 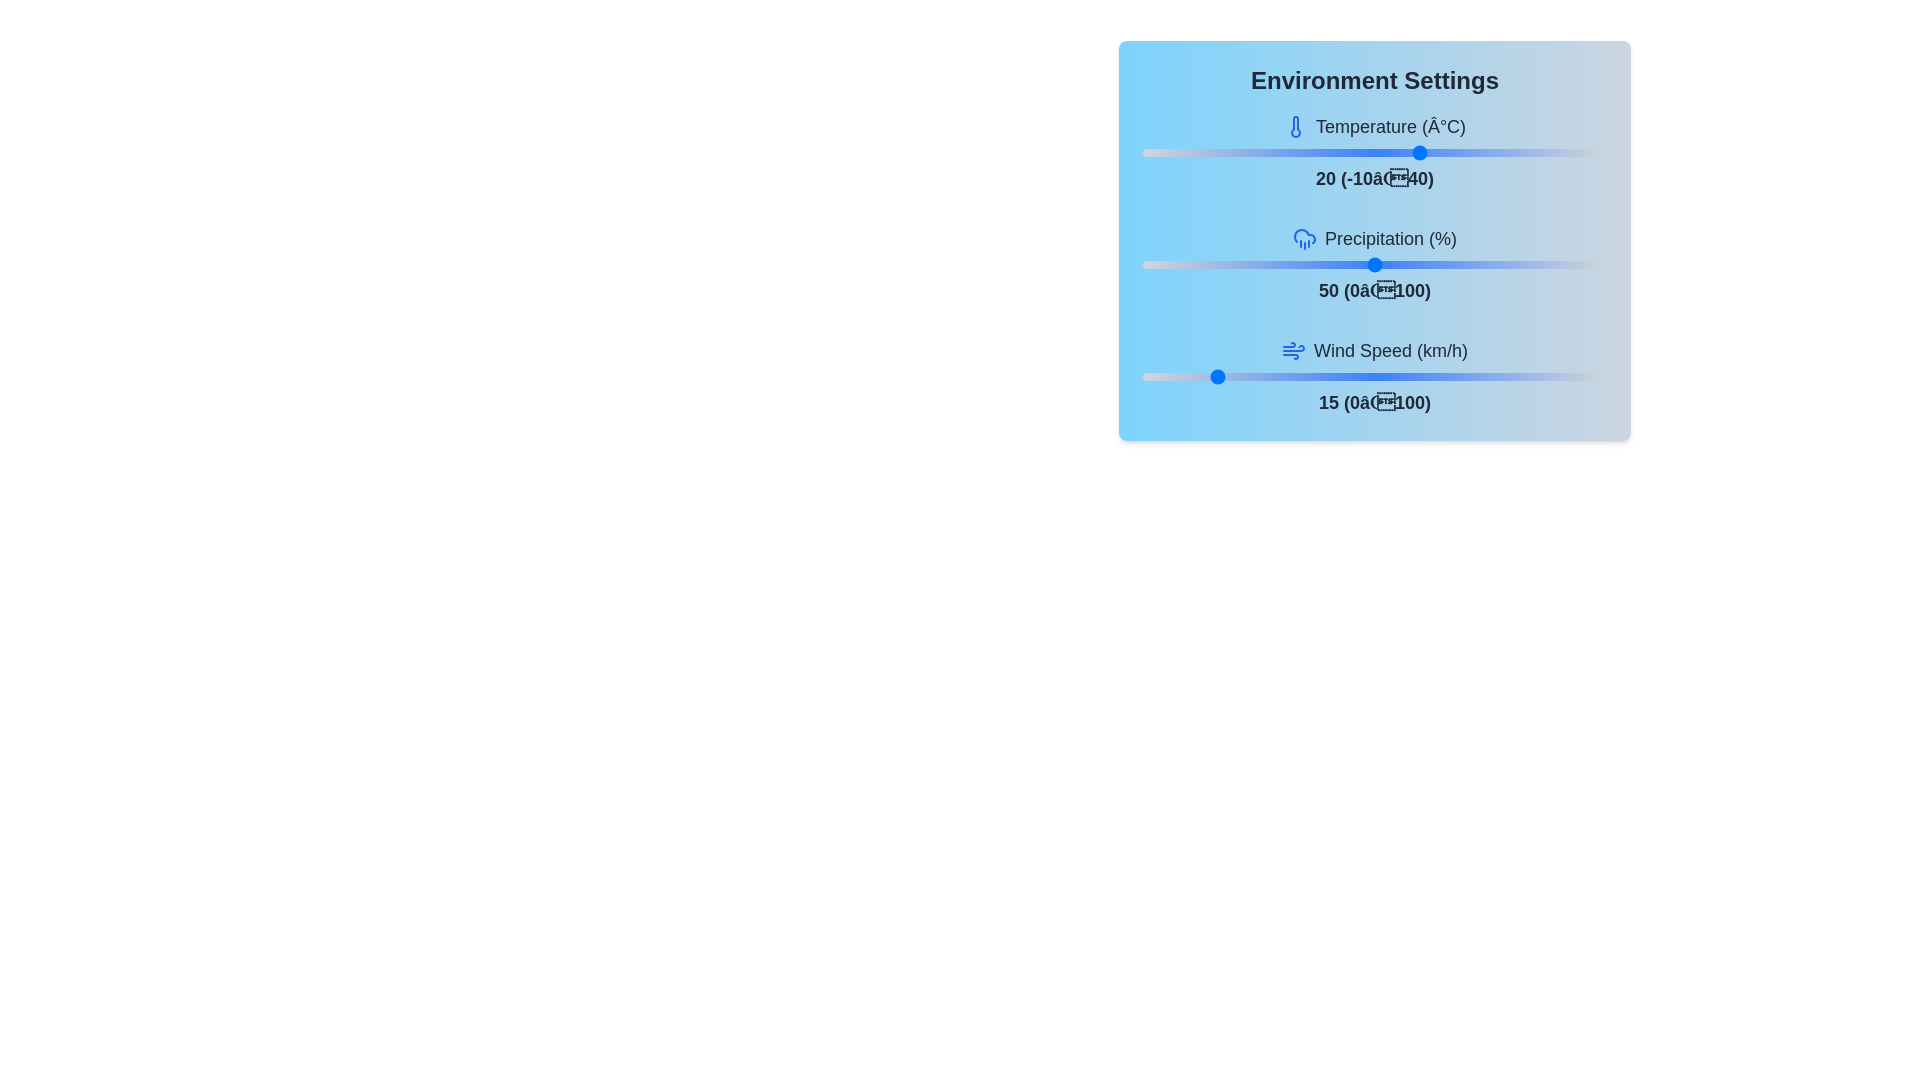 I want to click on the static text label displaying 'Precipitation (%)', which is aligned to the right of a rain cloud icon and is part of the weather parameter controls, so click(x=1390, y=238).